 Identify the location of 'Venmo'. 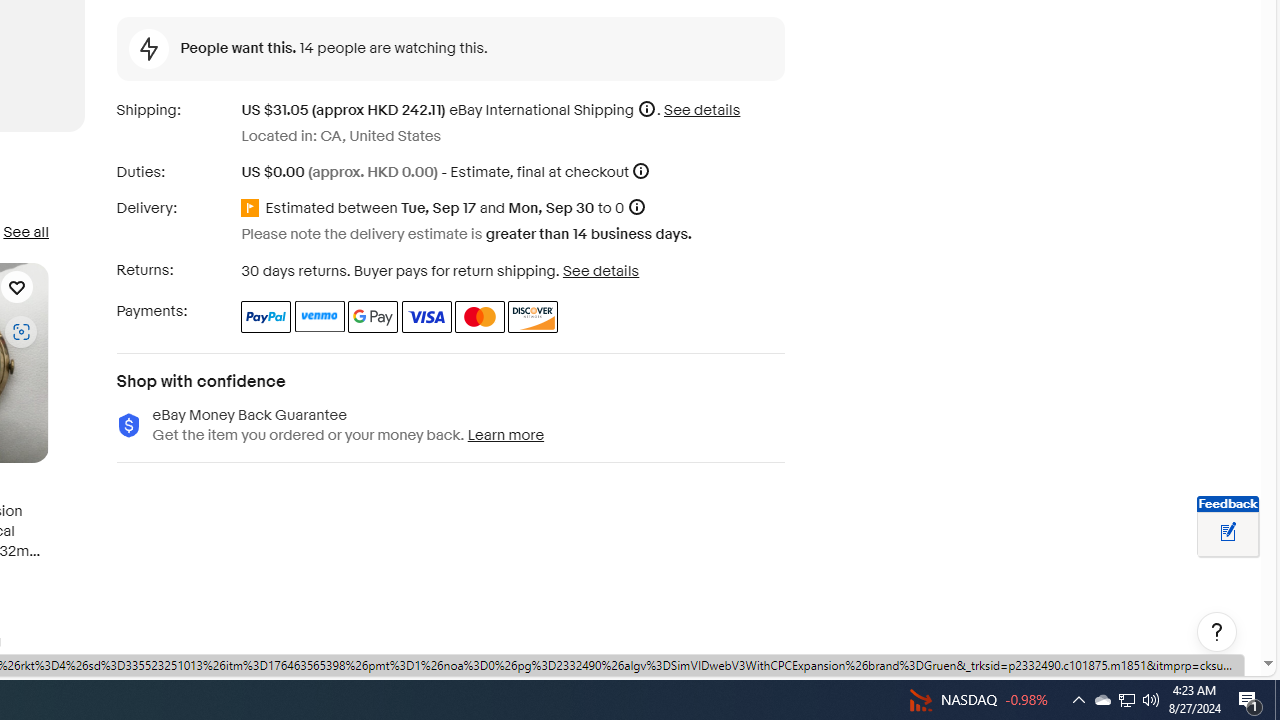
(320, 315).